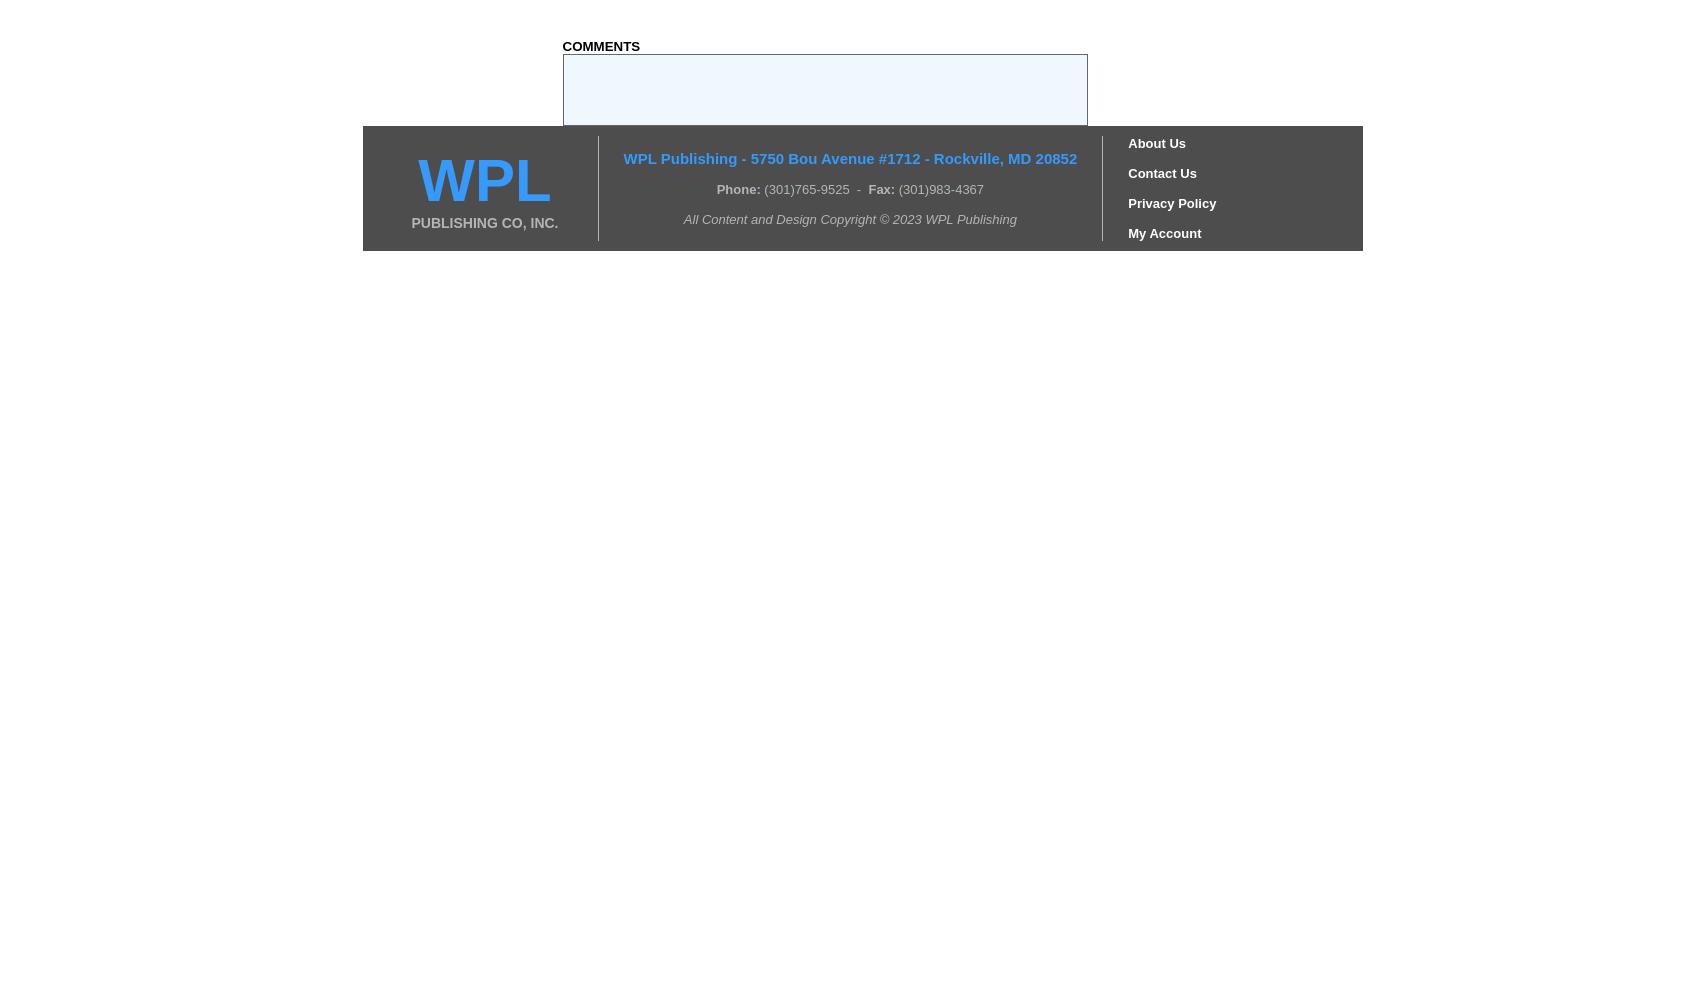 The height and width of the screenshot is (1000, 1705). I want to click on 'Phone:', so click(737, 188).